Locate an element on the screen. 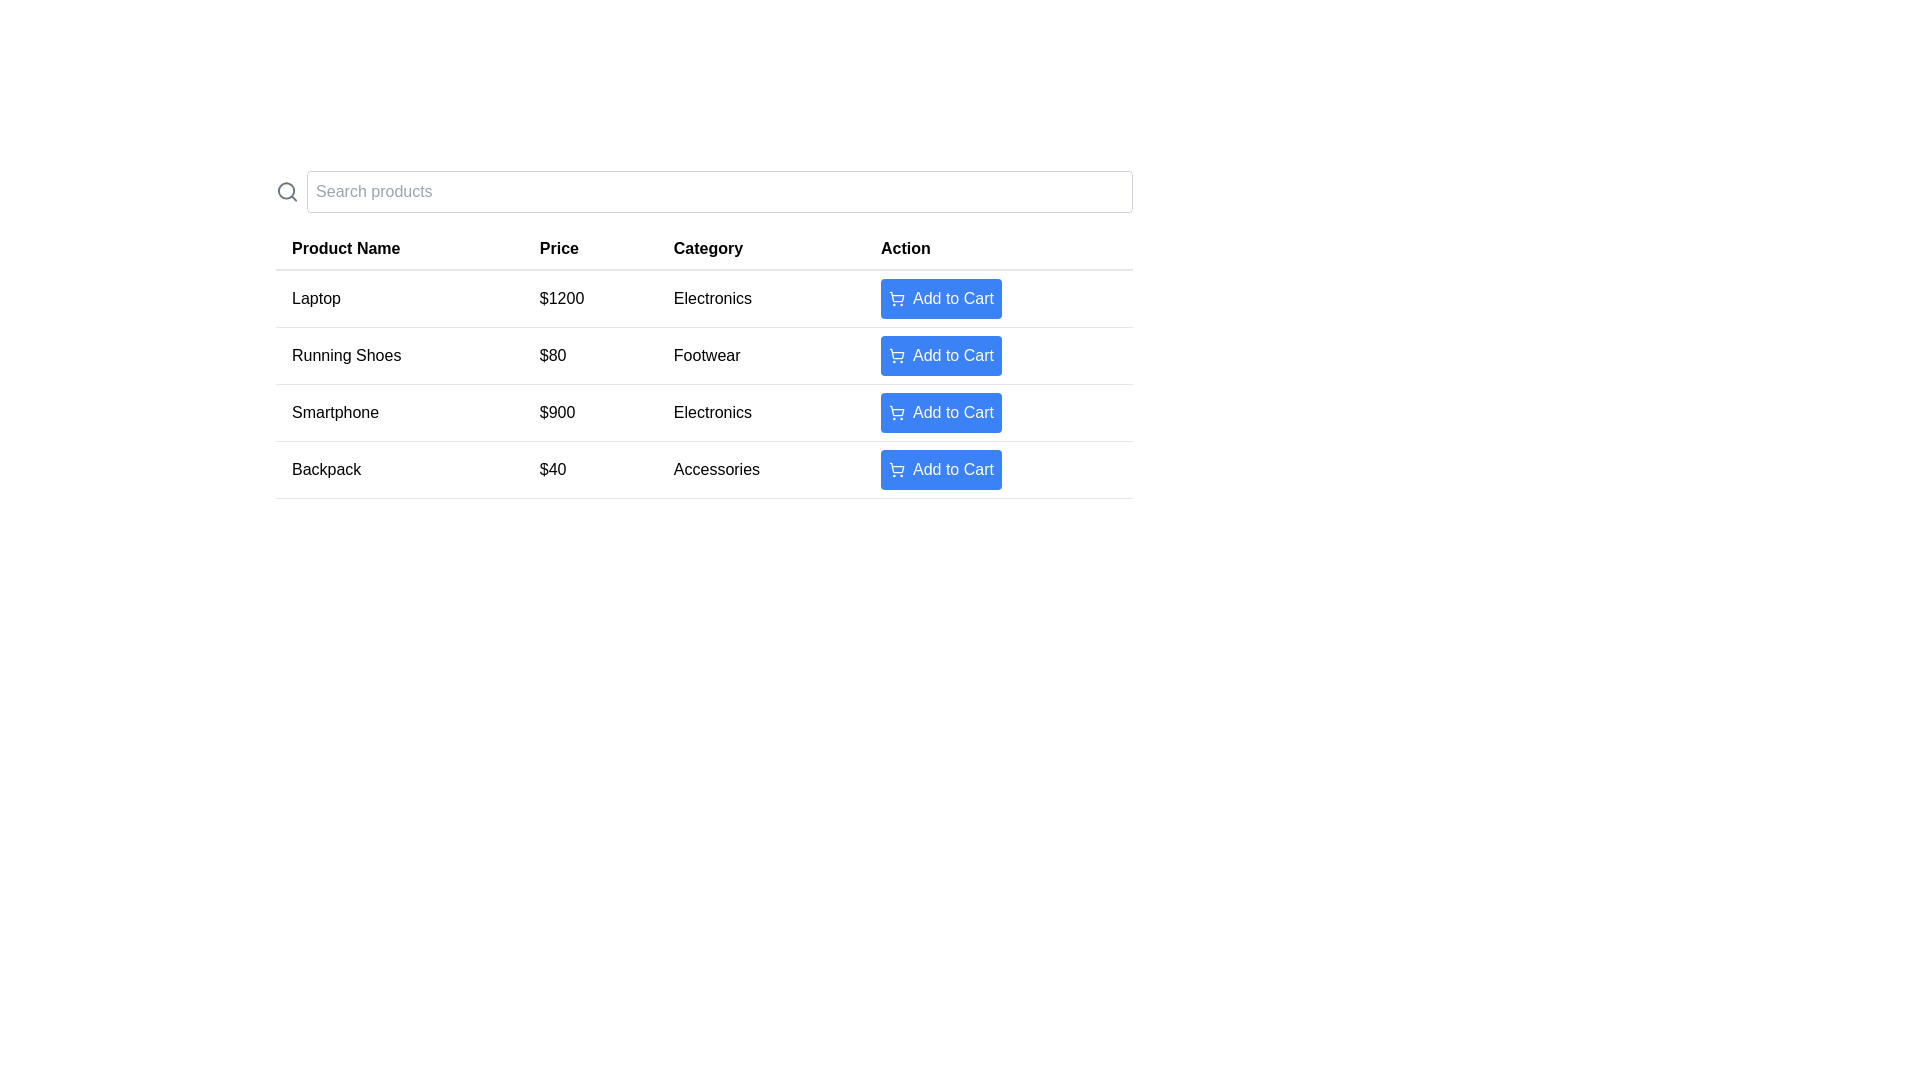 The height and width of the screenshot is (1080, 1920). the 'Add to Cart' button for the product 'Laptop' in the first row of the table is located at coordinates (998, 297).